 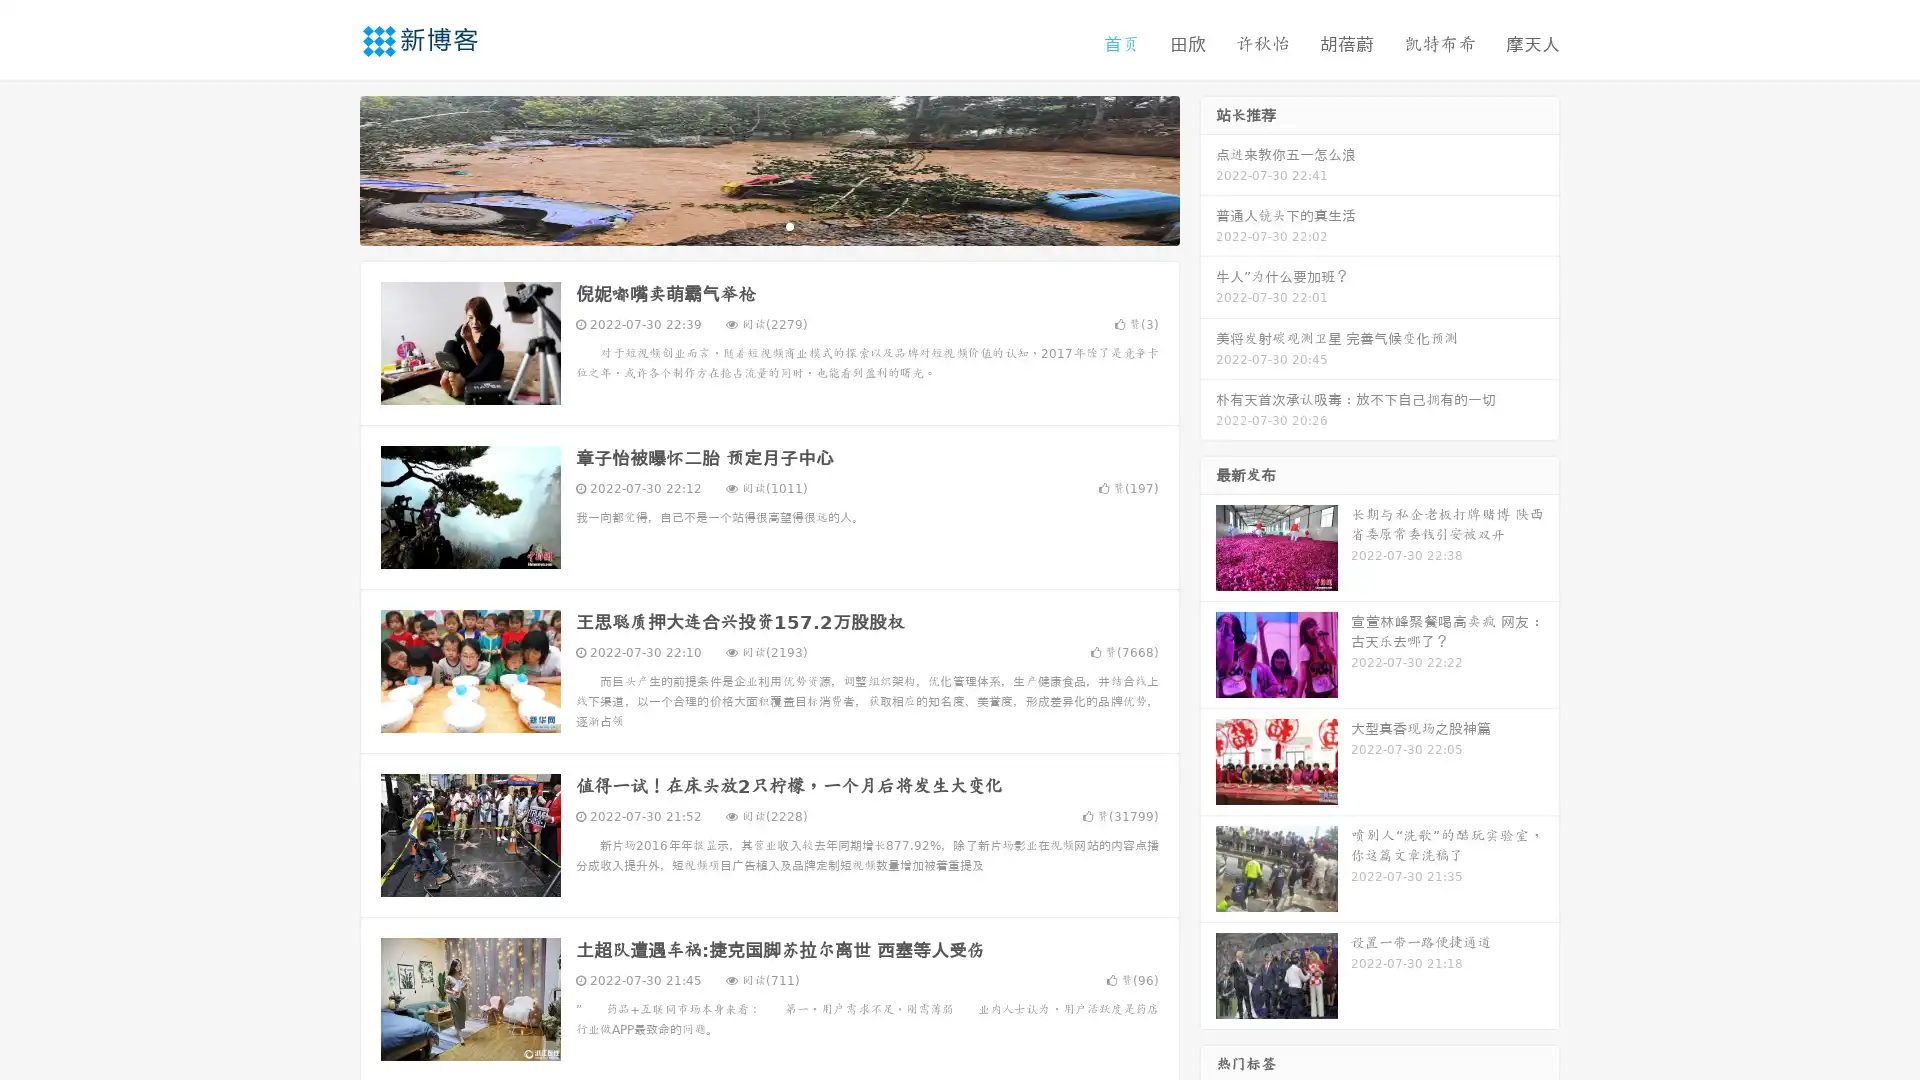 I want to click on Next slide, so click(x=1208, y=168).